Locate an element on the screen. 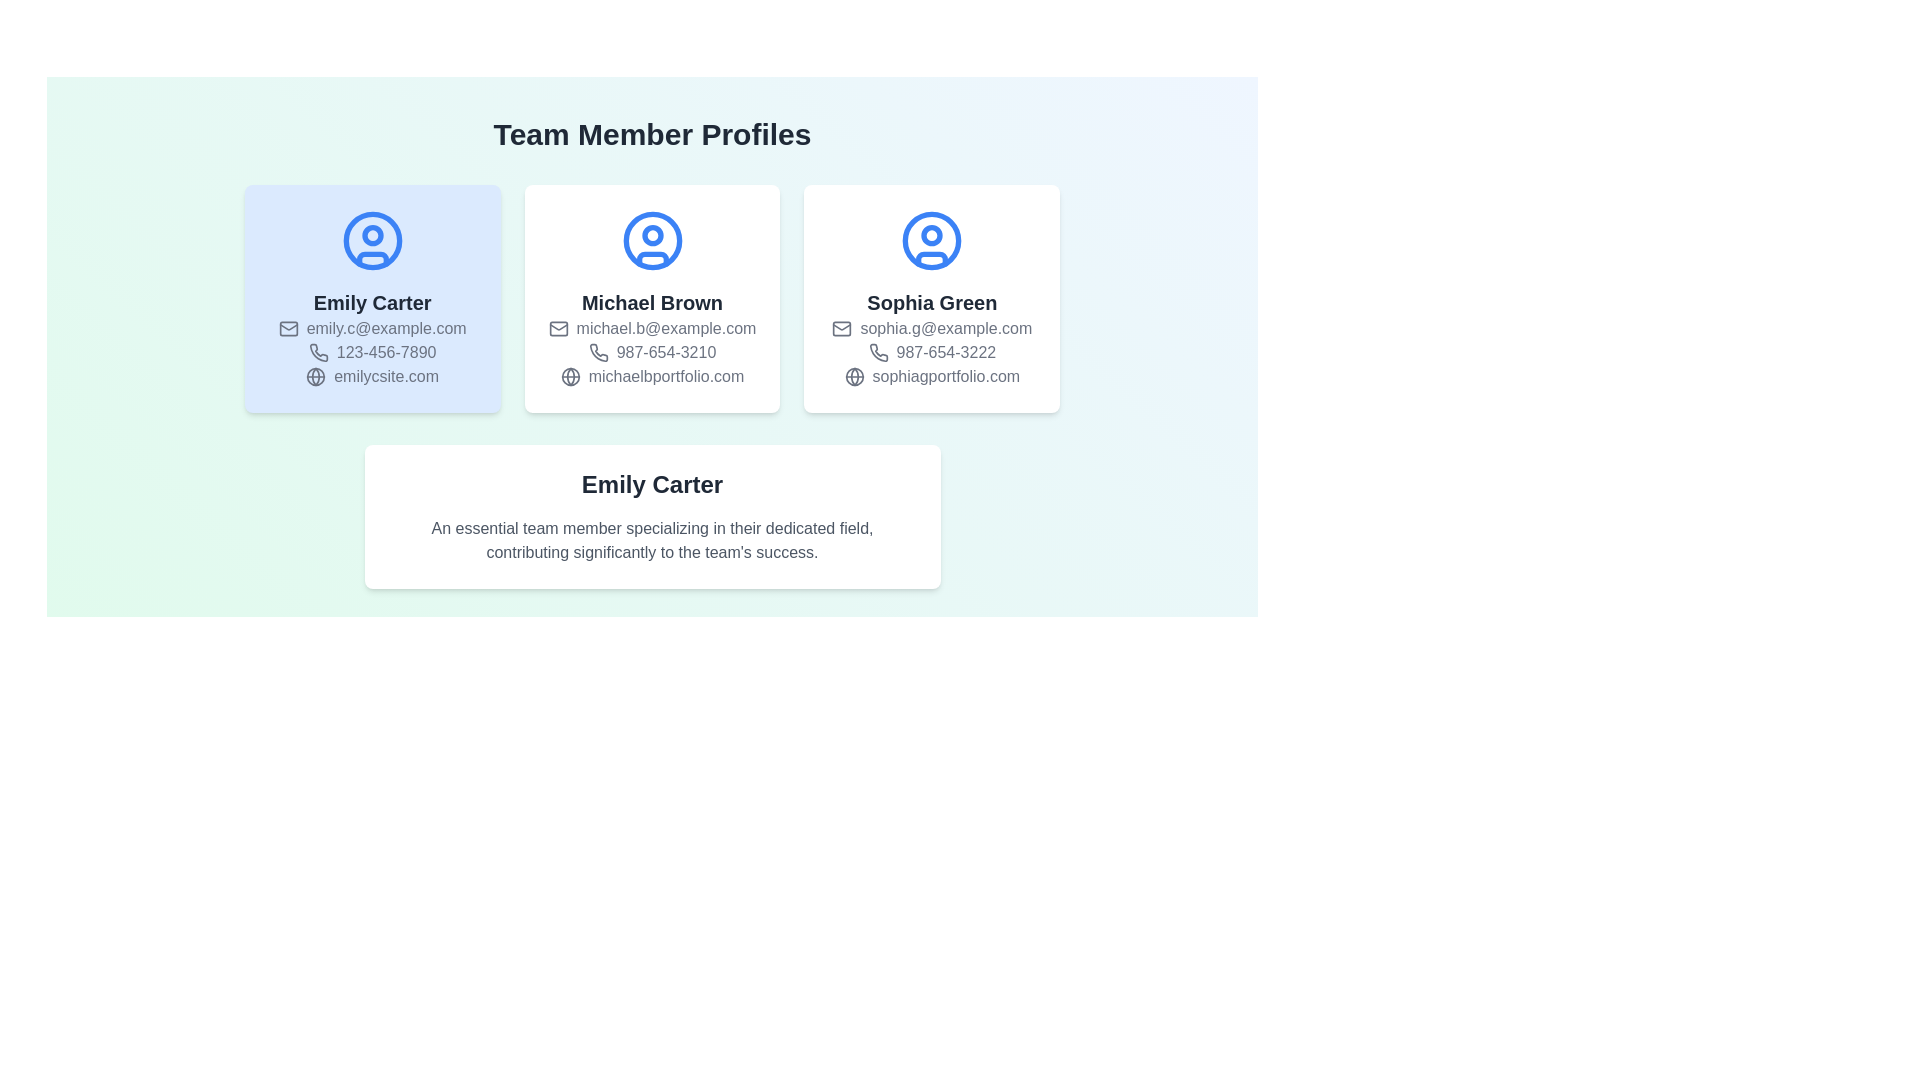  the circular blue user silhouette icon located at the top center of Michael Brown's profile card is located at coordinates (652, 239).